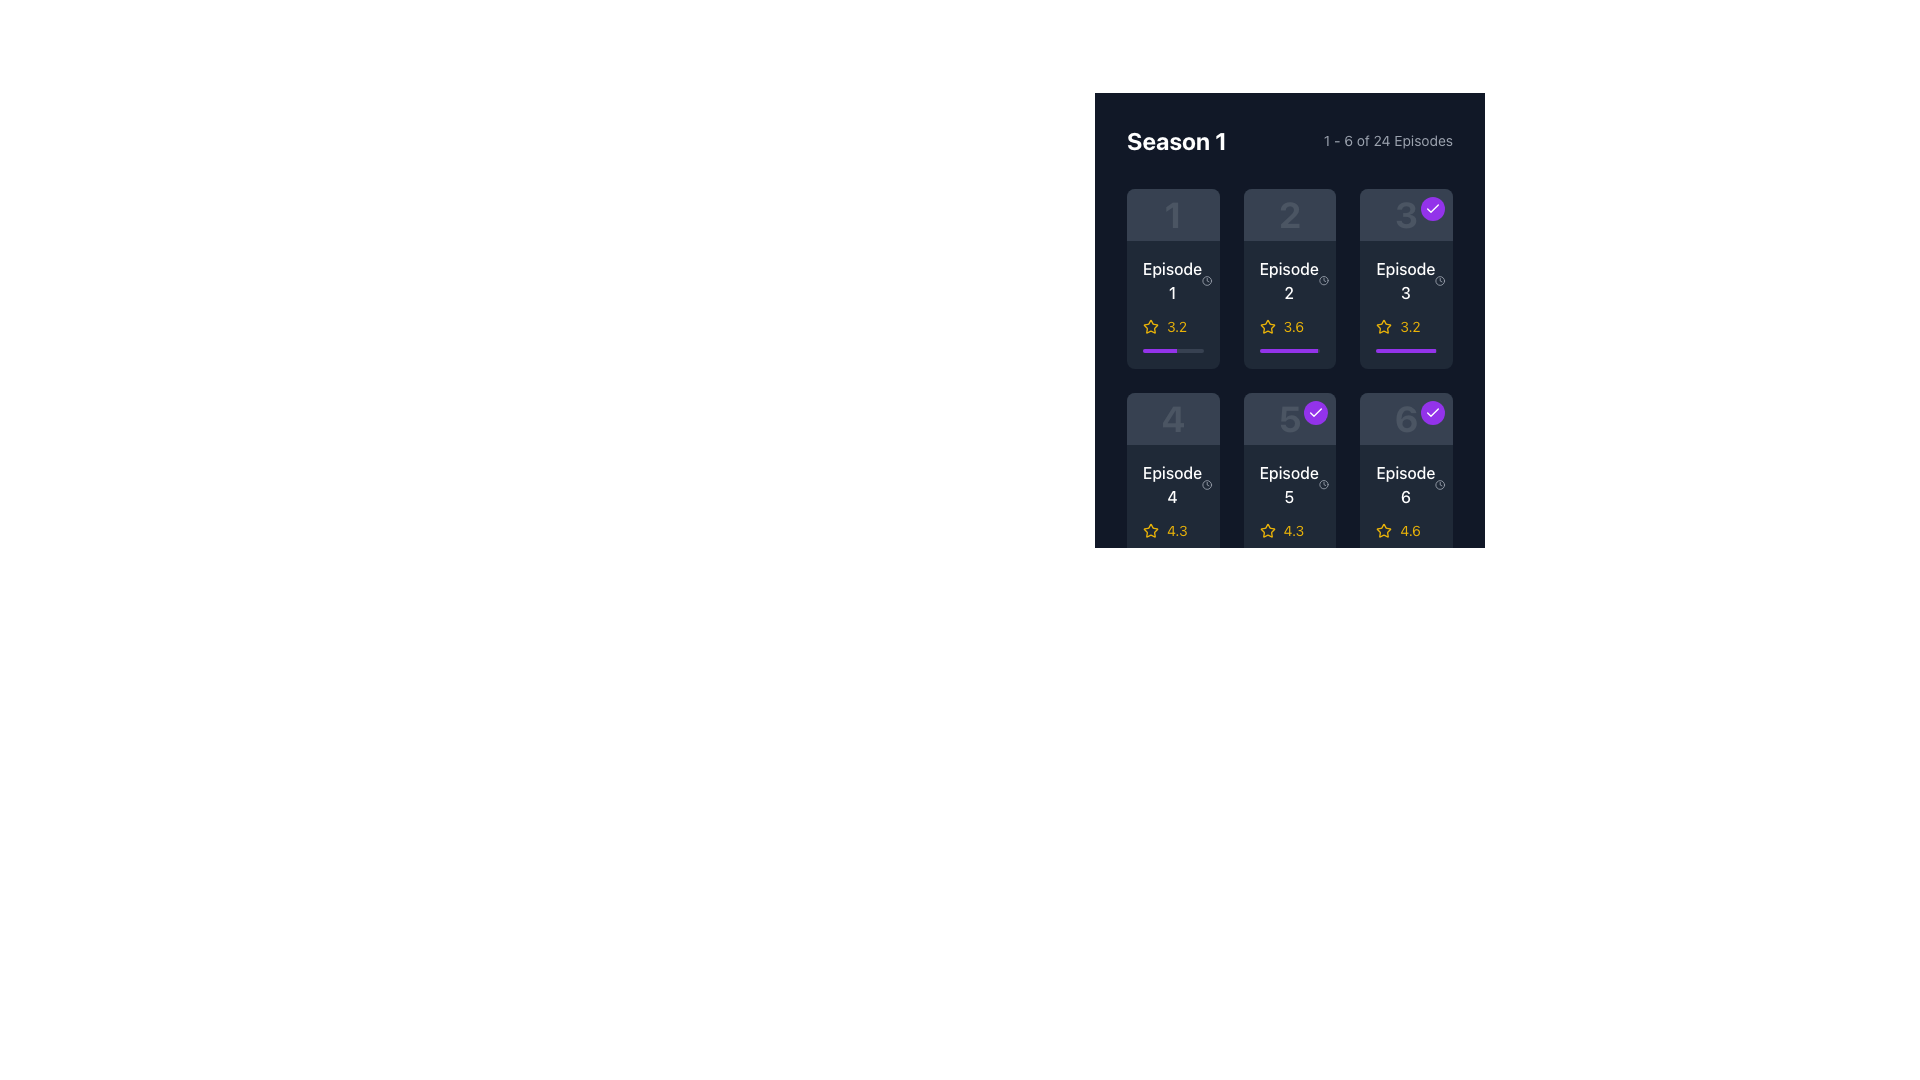 The height and width of the screenshot is (1080, 1920). Describe the element at coordinates (1290, 485) in the screenshot. I see `the text label displaying 'Episode 5' which is positioned below a 'checked' purple icon and above a star rating and progress bar` at that location.